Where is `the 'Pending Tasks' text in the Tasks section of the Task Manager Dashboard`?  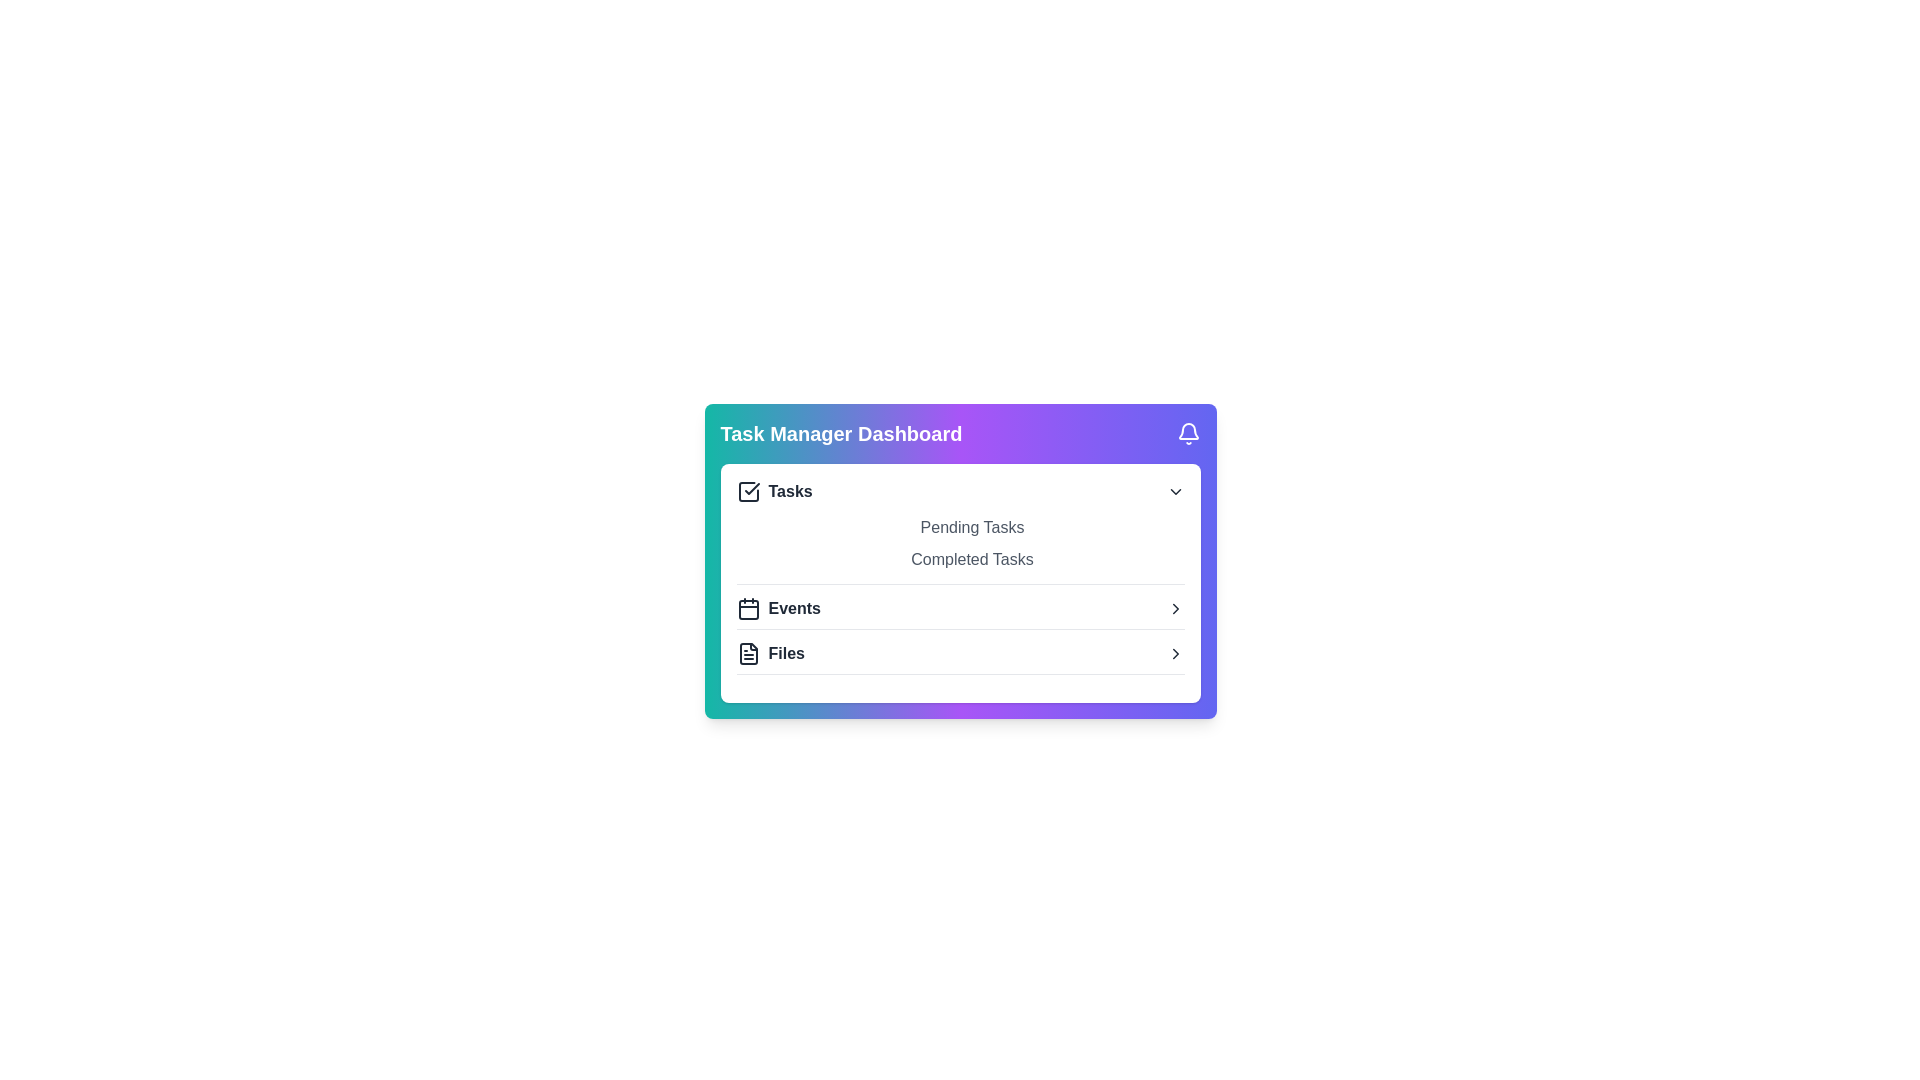
the 'Pending Tasks' text in the Tasks section of the Task Manager Dashboard is located at coordinates (960, 527).